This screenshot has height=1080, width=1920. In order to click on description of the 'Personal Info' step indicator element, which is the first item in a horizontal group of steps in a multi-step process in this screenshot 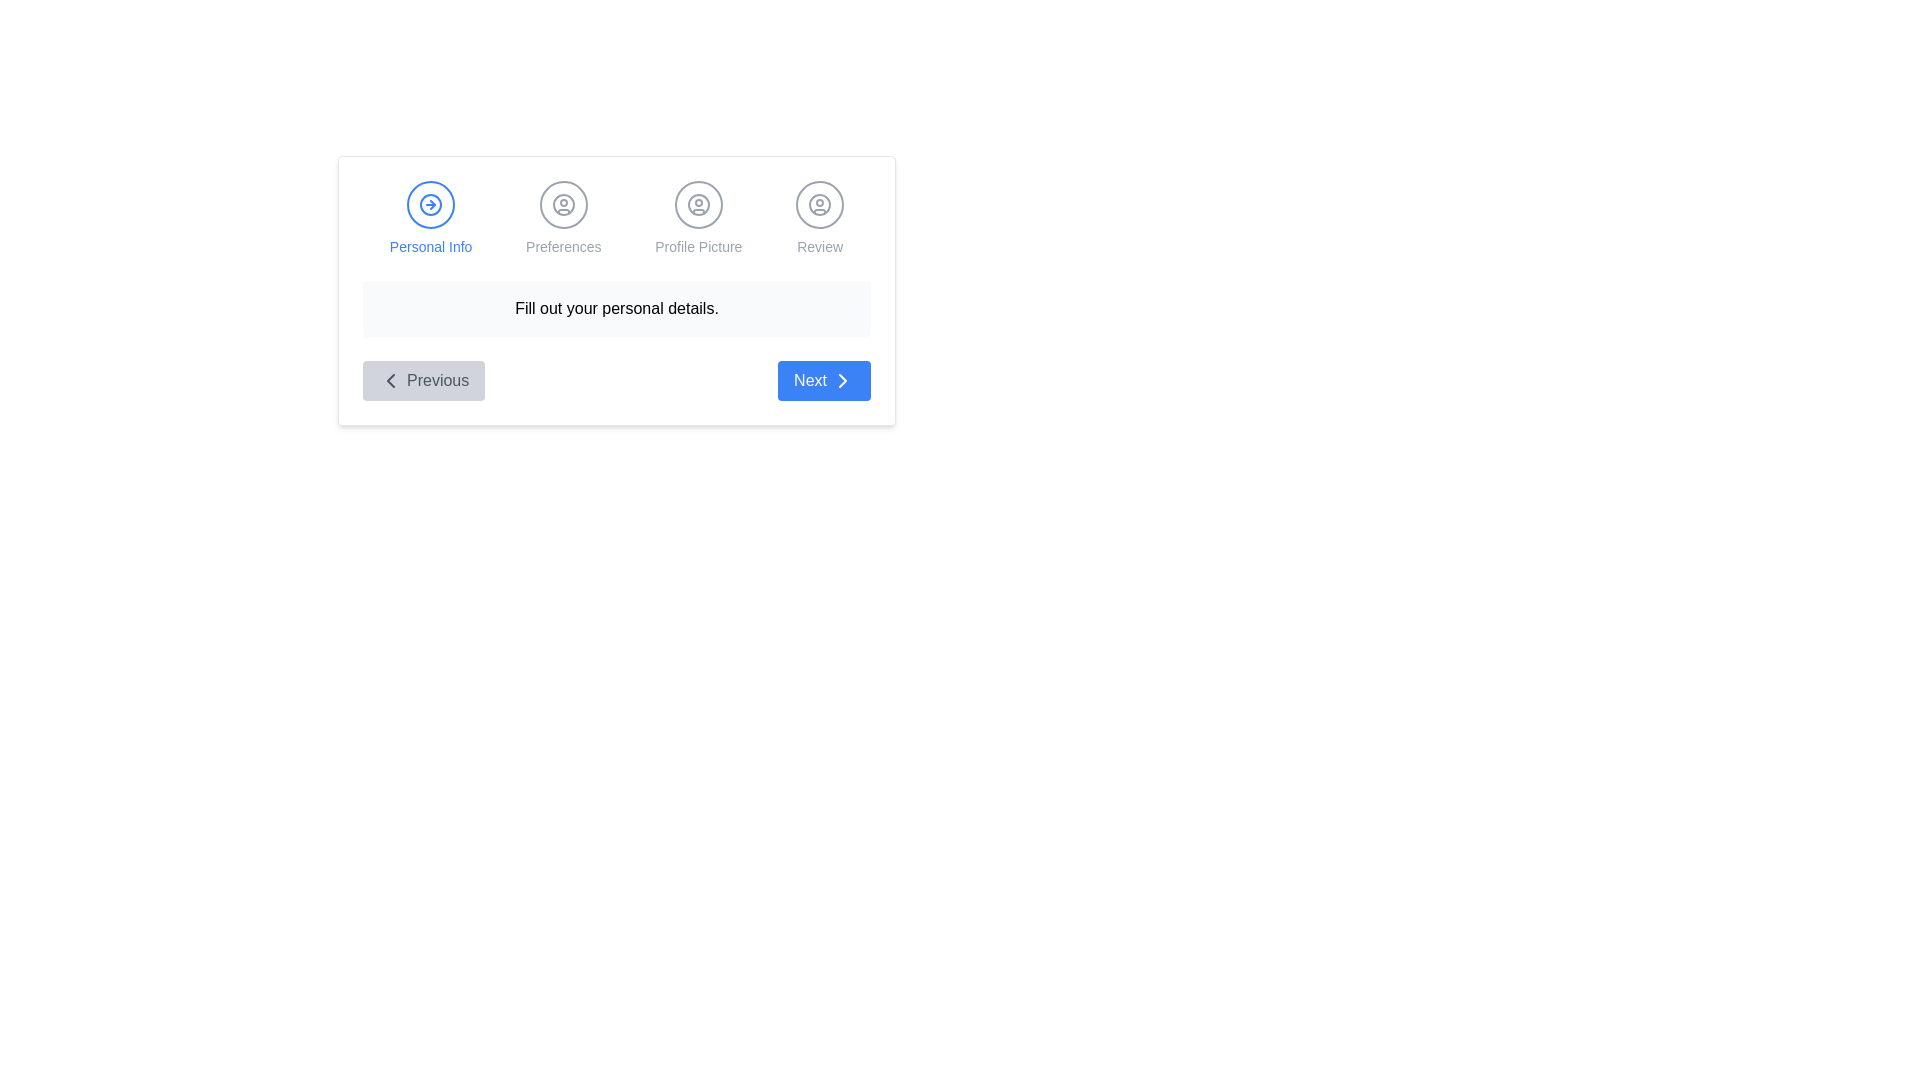, I will do `click(430, 219)`.